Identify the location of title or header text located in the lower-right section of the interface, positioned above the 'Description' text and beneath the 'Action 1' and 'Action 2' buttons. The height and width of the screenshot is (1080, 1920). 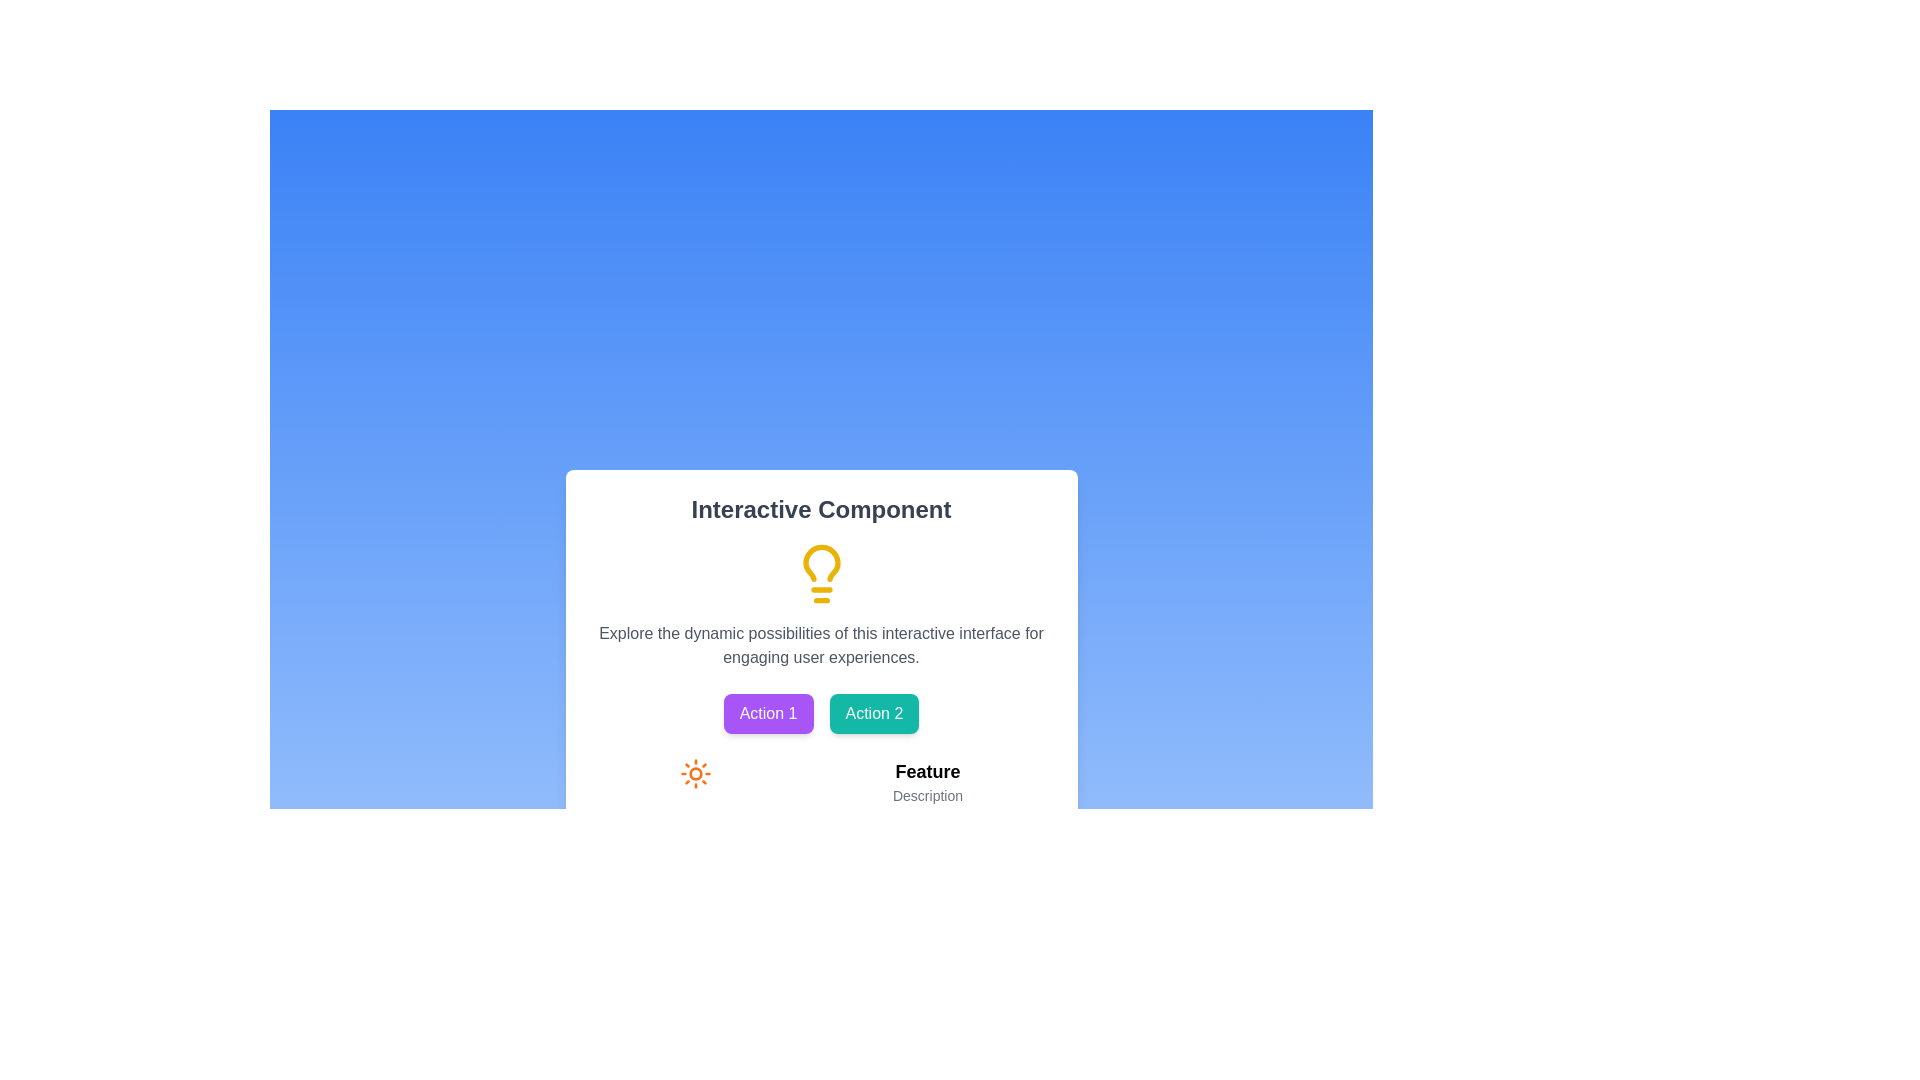
(926, 770).